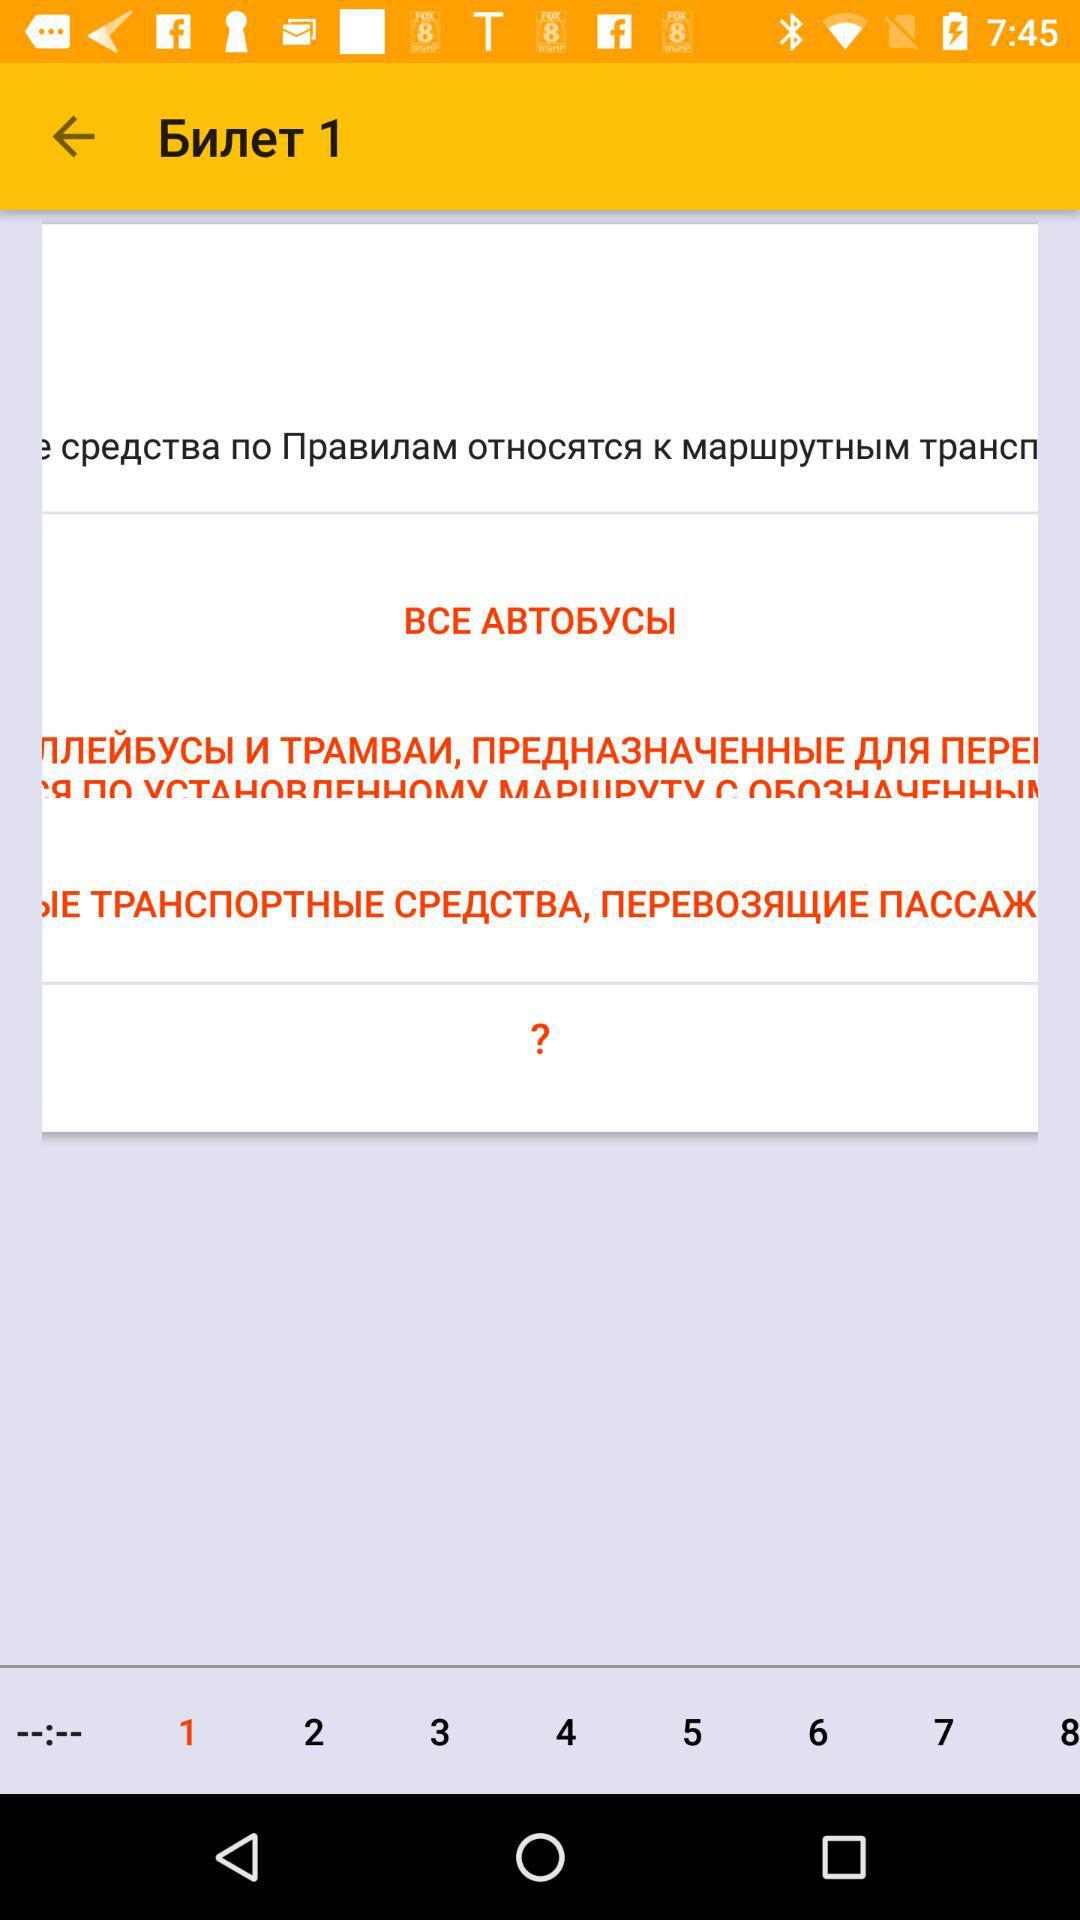  What do you see at coordinates (691, 1730) in the screenshot?
I see `5` at bounding box center [691, 1730].